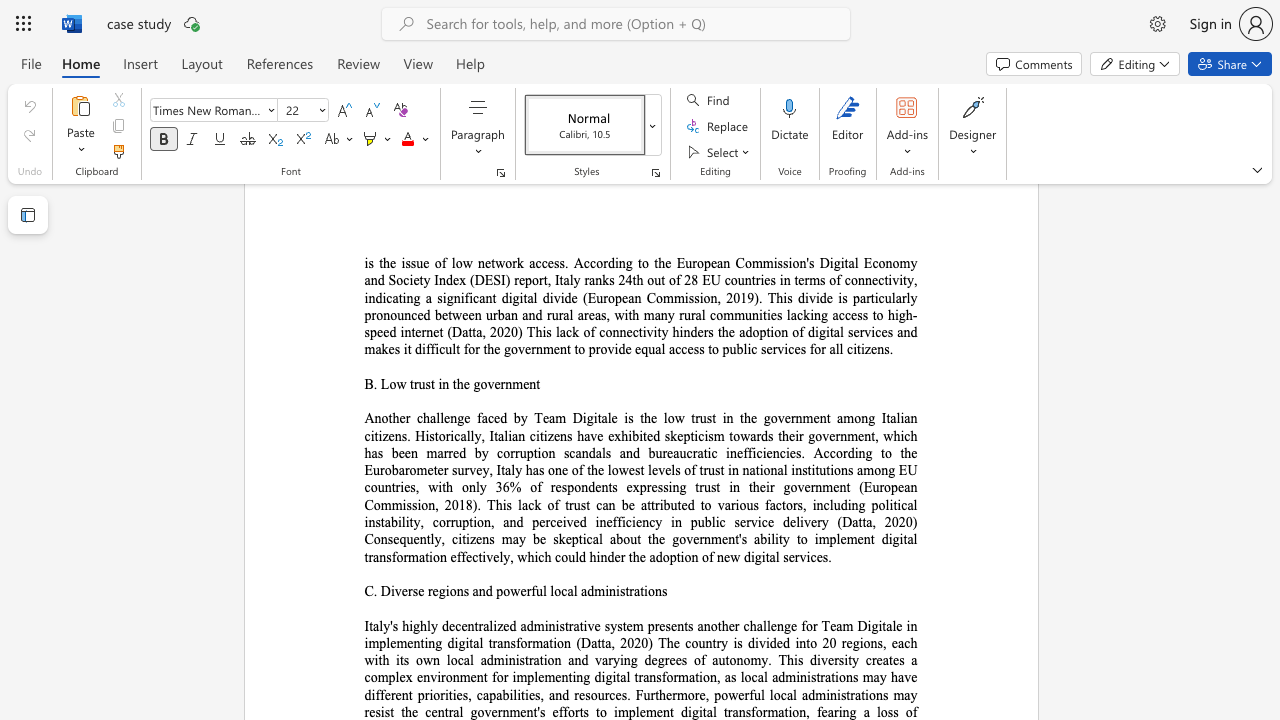 This screenshot has height=720, width=1280. I want to click on the subset text "nd resources. Furthermore, po" within the text "Italy", so click(555, 694).